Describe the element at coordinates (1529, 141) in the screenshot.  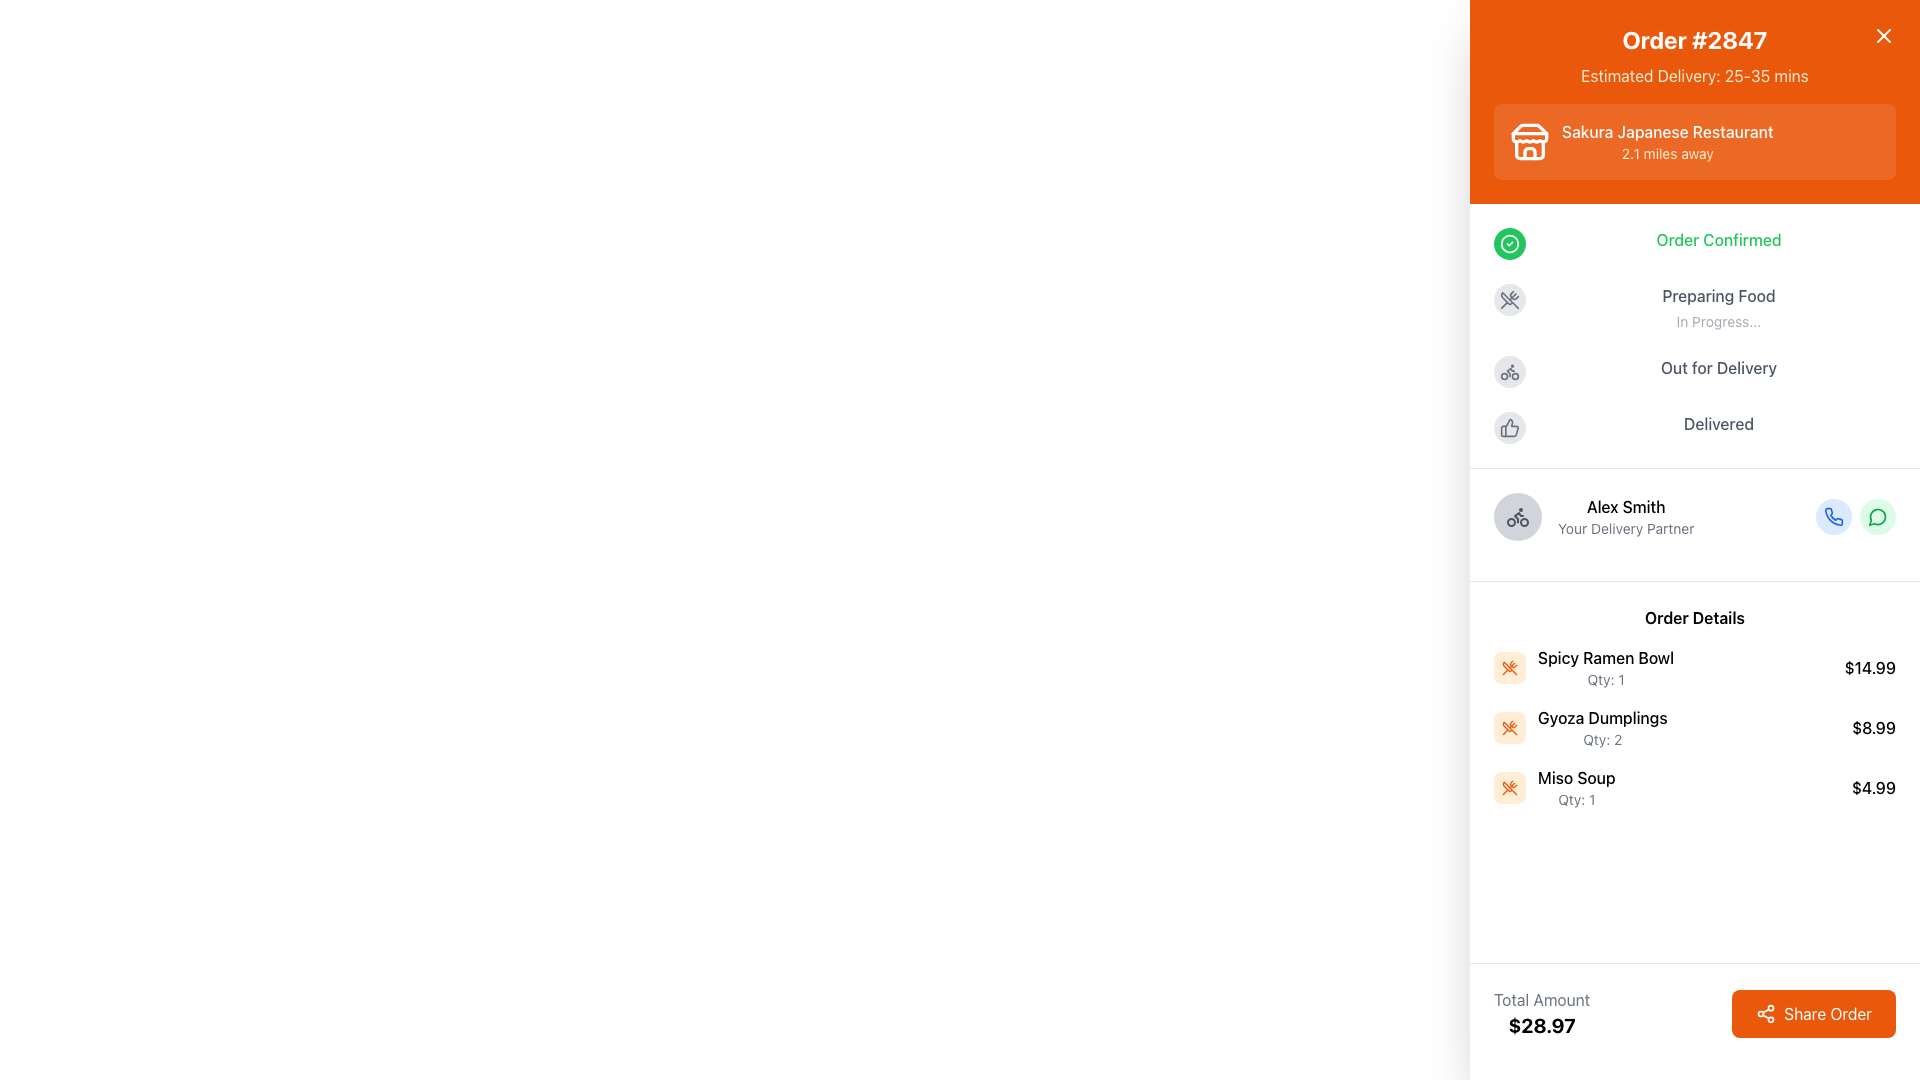
I see `restaurant icon located in the upper part of the sidebar, left of the text 'Sakura Japanese Restaurant' which indicates a distance of '2.1 miles away'` at that location.